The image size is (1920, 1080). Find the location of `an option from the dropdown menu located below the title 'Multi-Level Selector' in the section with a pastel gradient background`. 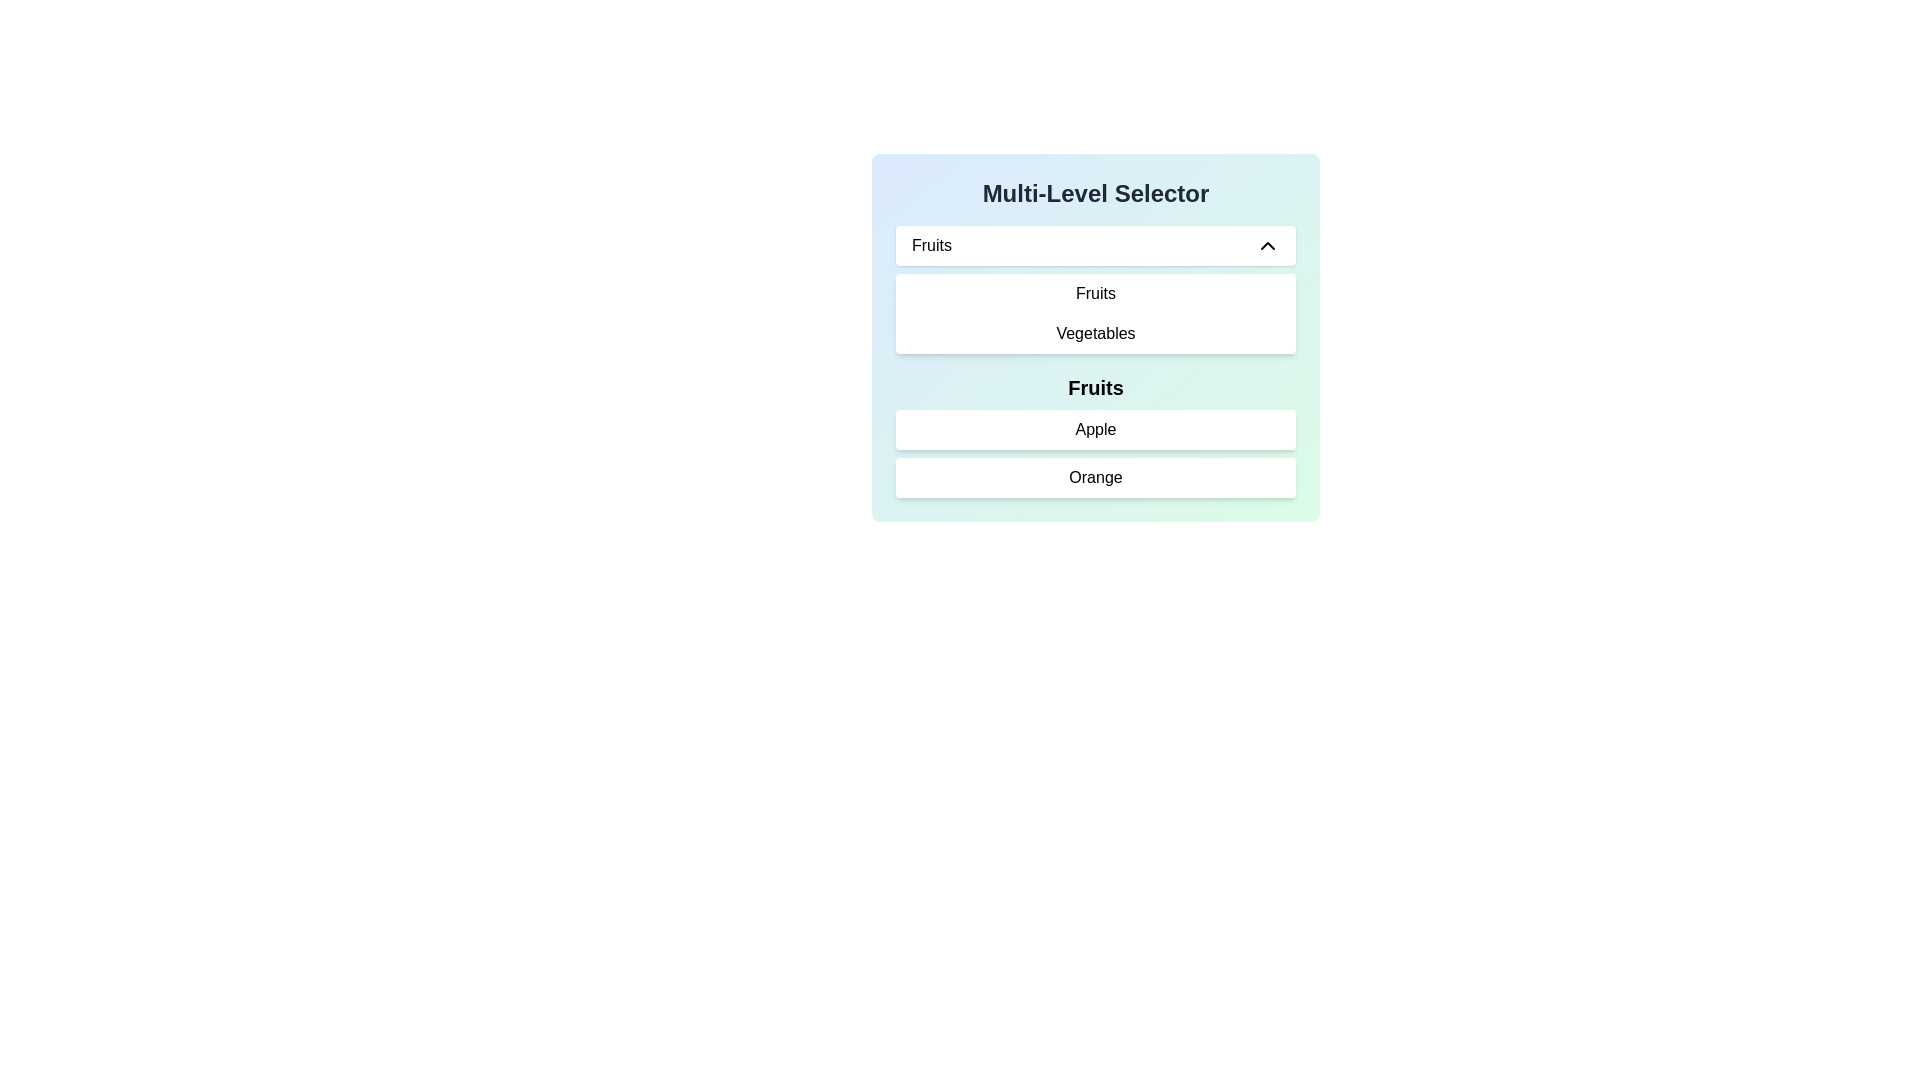

an option from the dropdown menu located below the title 'Multi-Level Selector' in the section with a pastel gradient background is located at coordinates (1094, 289).